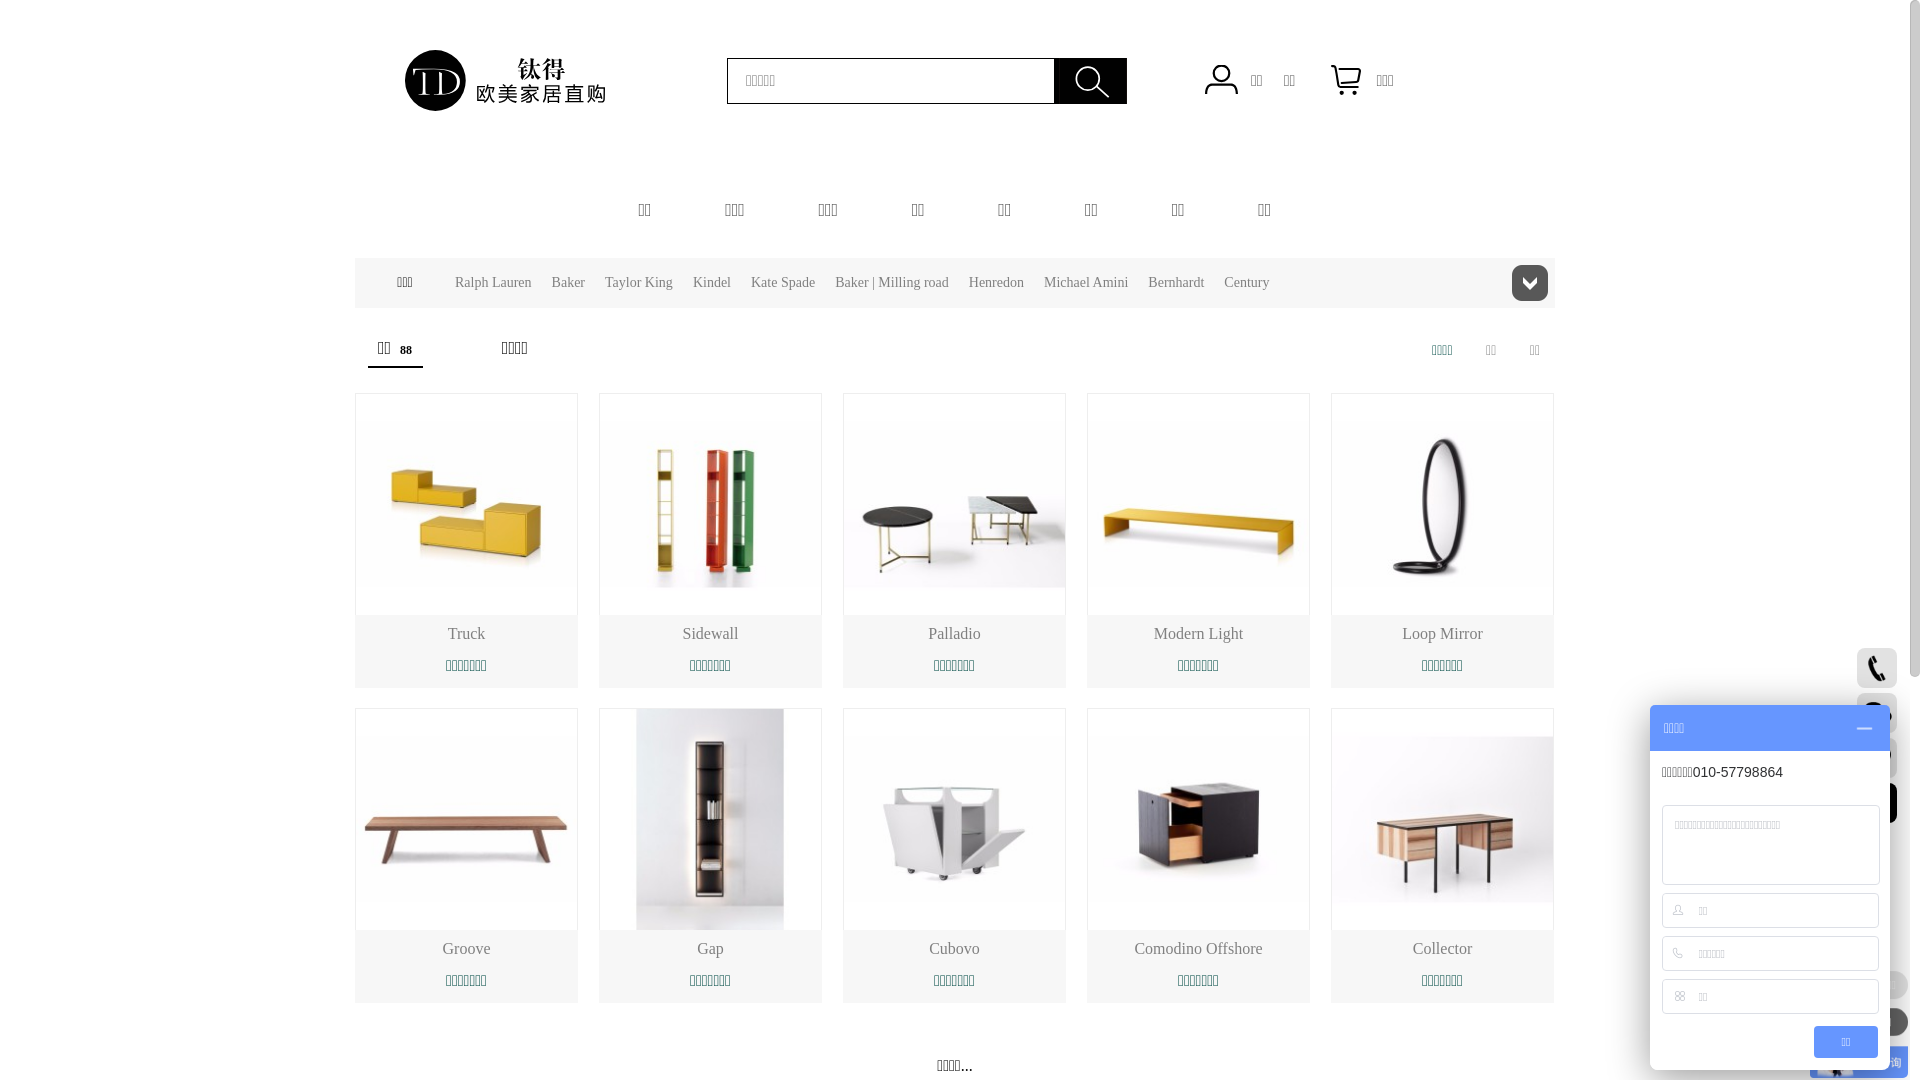  What do you see at coordinates (1443, 947) in the screenshot?
I see `'Collector'` at bounding box center [1443, 947].